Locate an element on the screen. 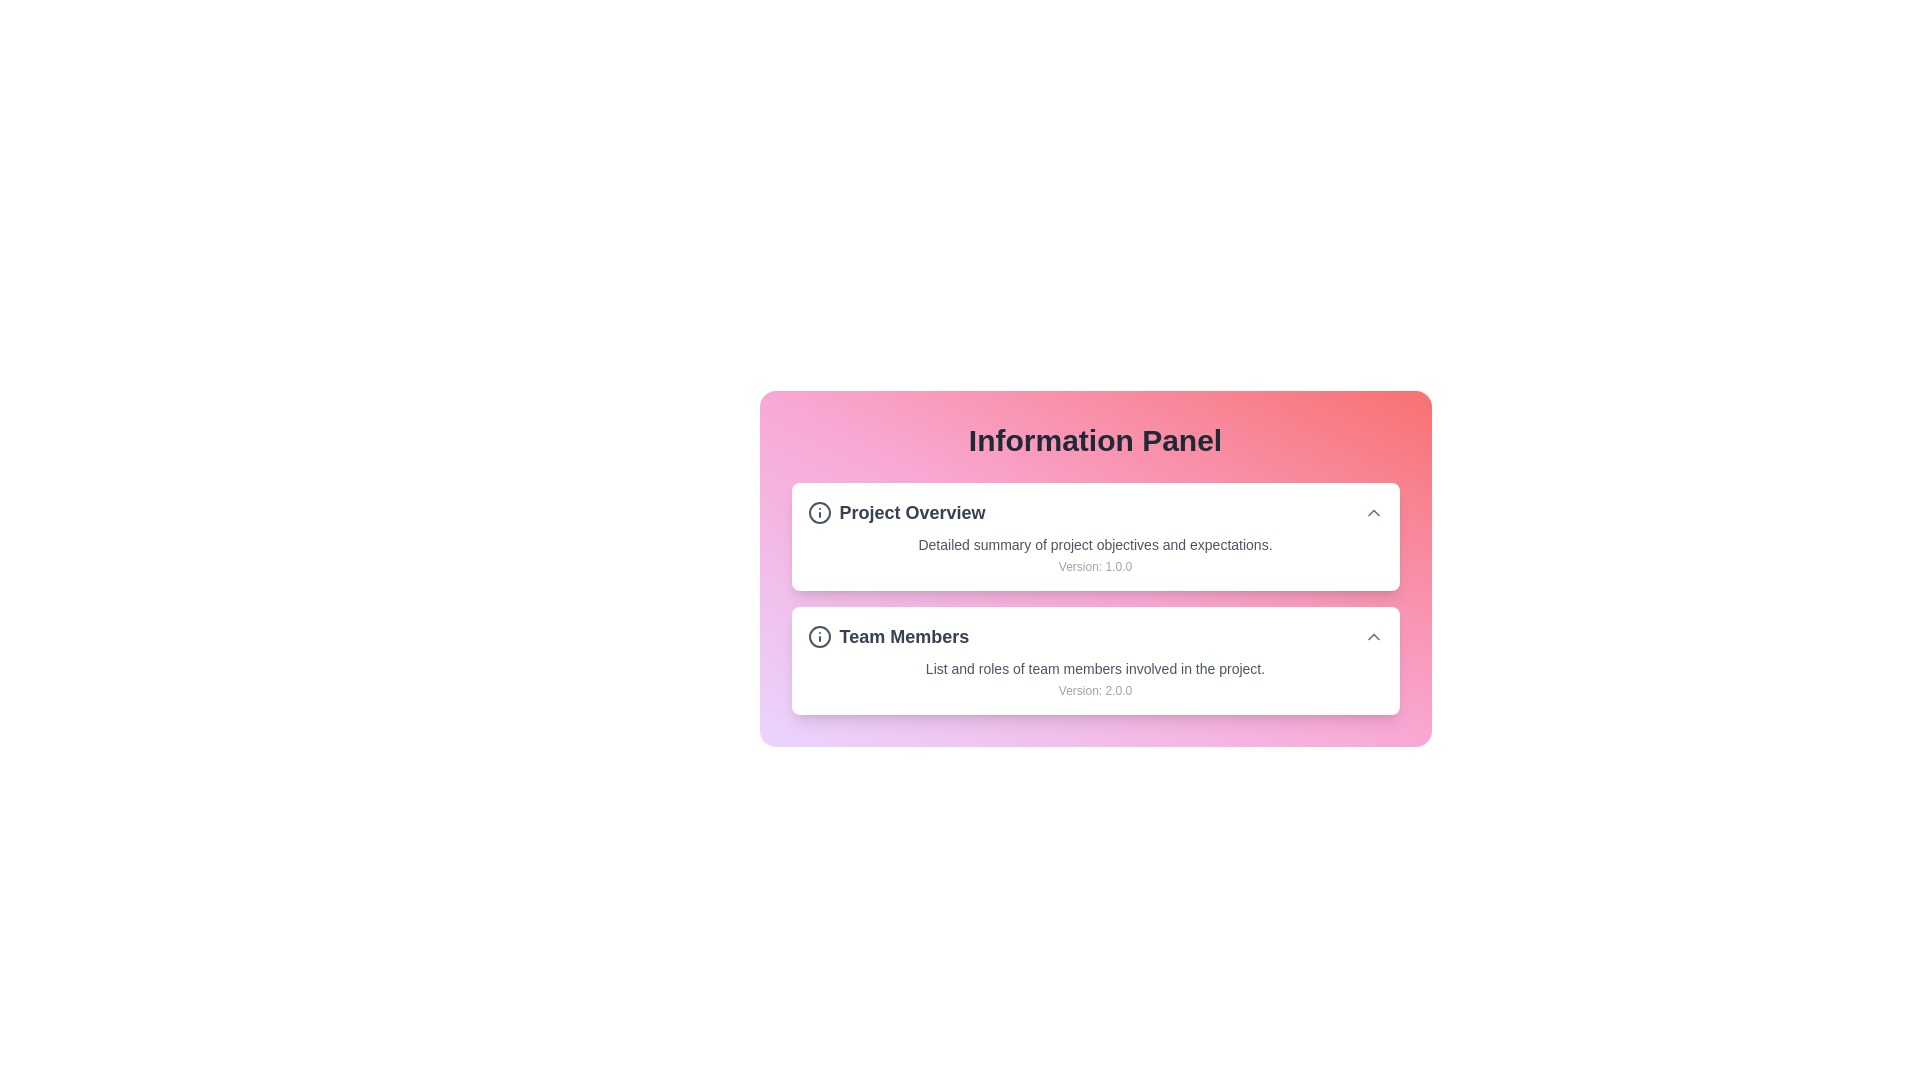  the chevron-up button located at the far right of the 'Project Overview' section header is located at coordinates (1372, 512).